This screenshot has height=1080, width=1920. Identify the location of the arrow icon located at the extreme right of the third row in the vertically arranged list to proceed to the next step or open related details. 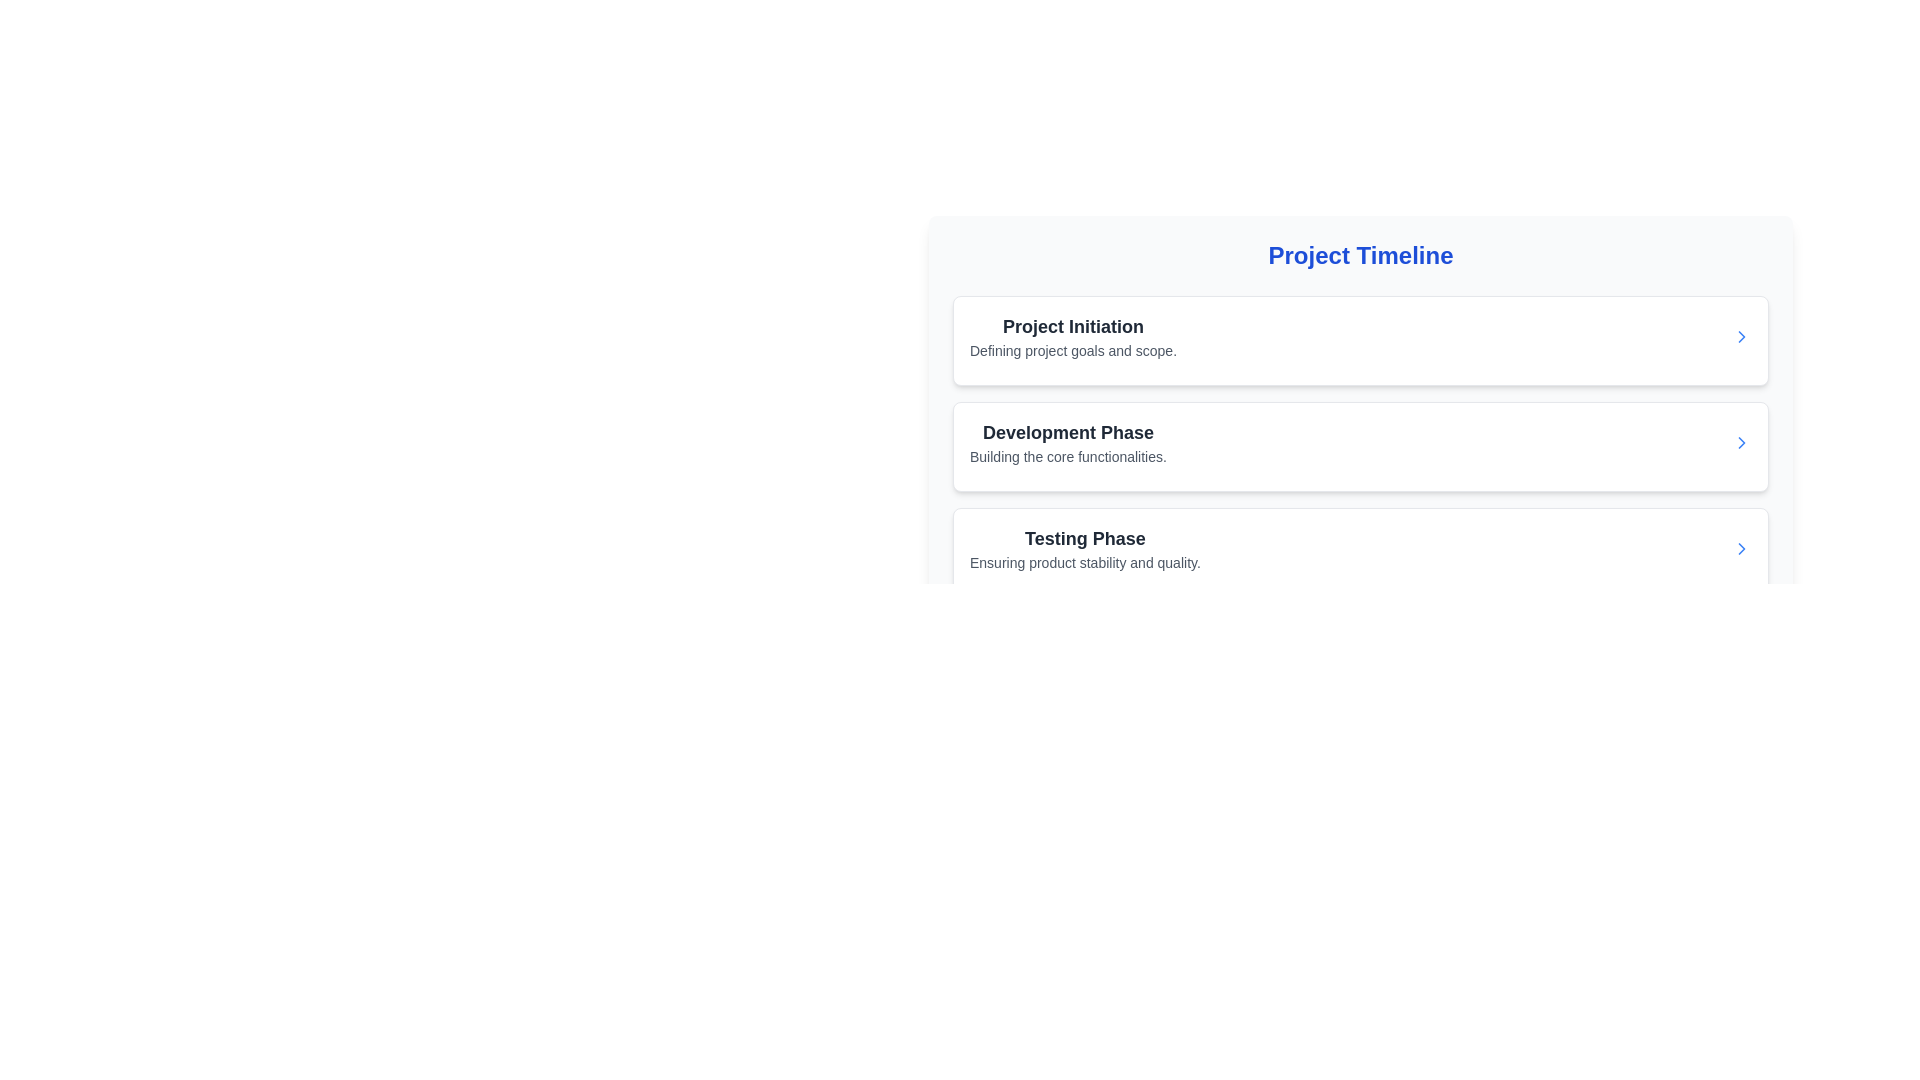
(1741, 548).